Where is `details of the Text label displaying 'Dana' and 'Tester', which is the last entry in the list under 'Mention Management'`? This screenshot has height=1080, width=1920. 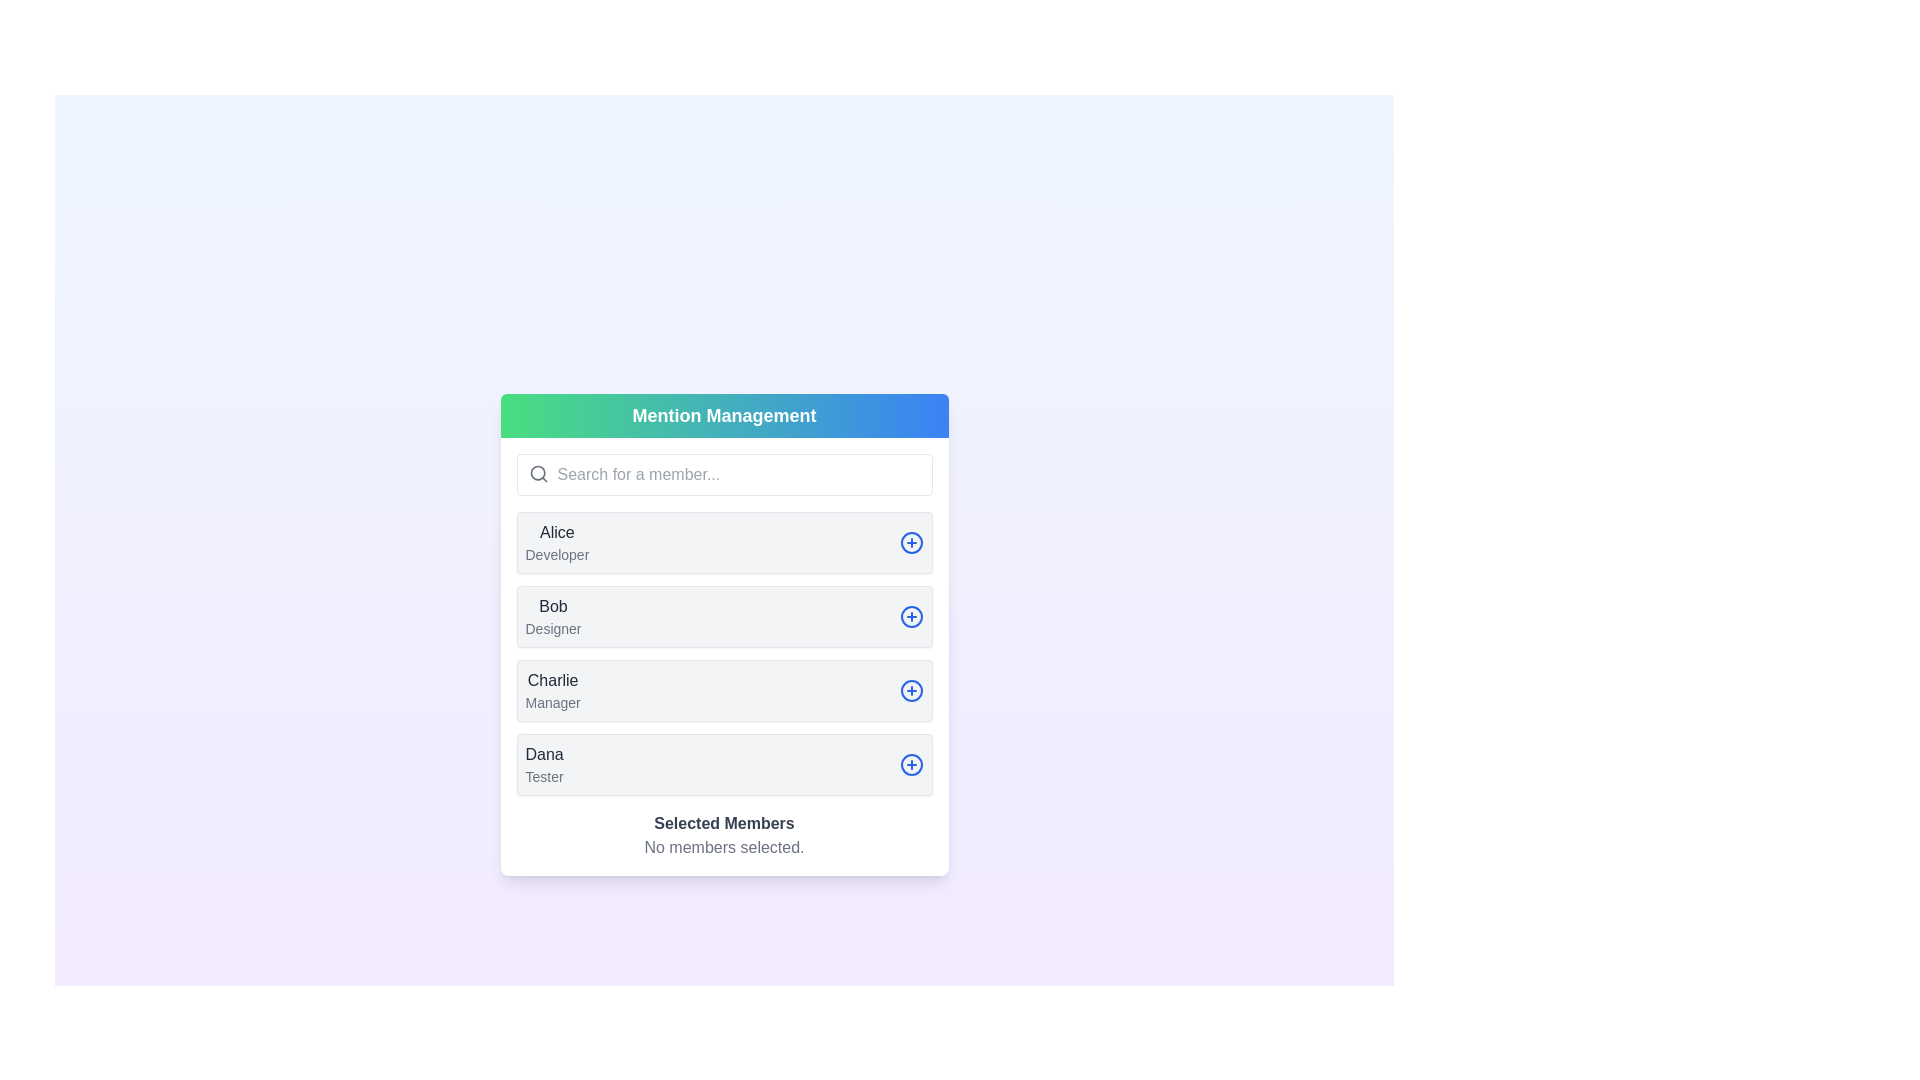
details of the Text label displaying 'Dana' and 'Tester', which is the last entry in the list under 'Mention Management' is located at coordinates (544, 764).